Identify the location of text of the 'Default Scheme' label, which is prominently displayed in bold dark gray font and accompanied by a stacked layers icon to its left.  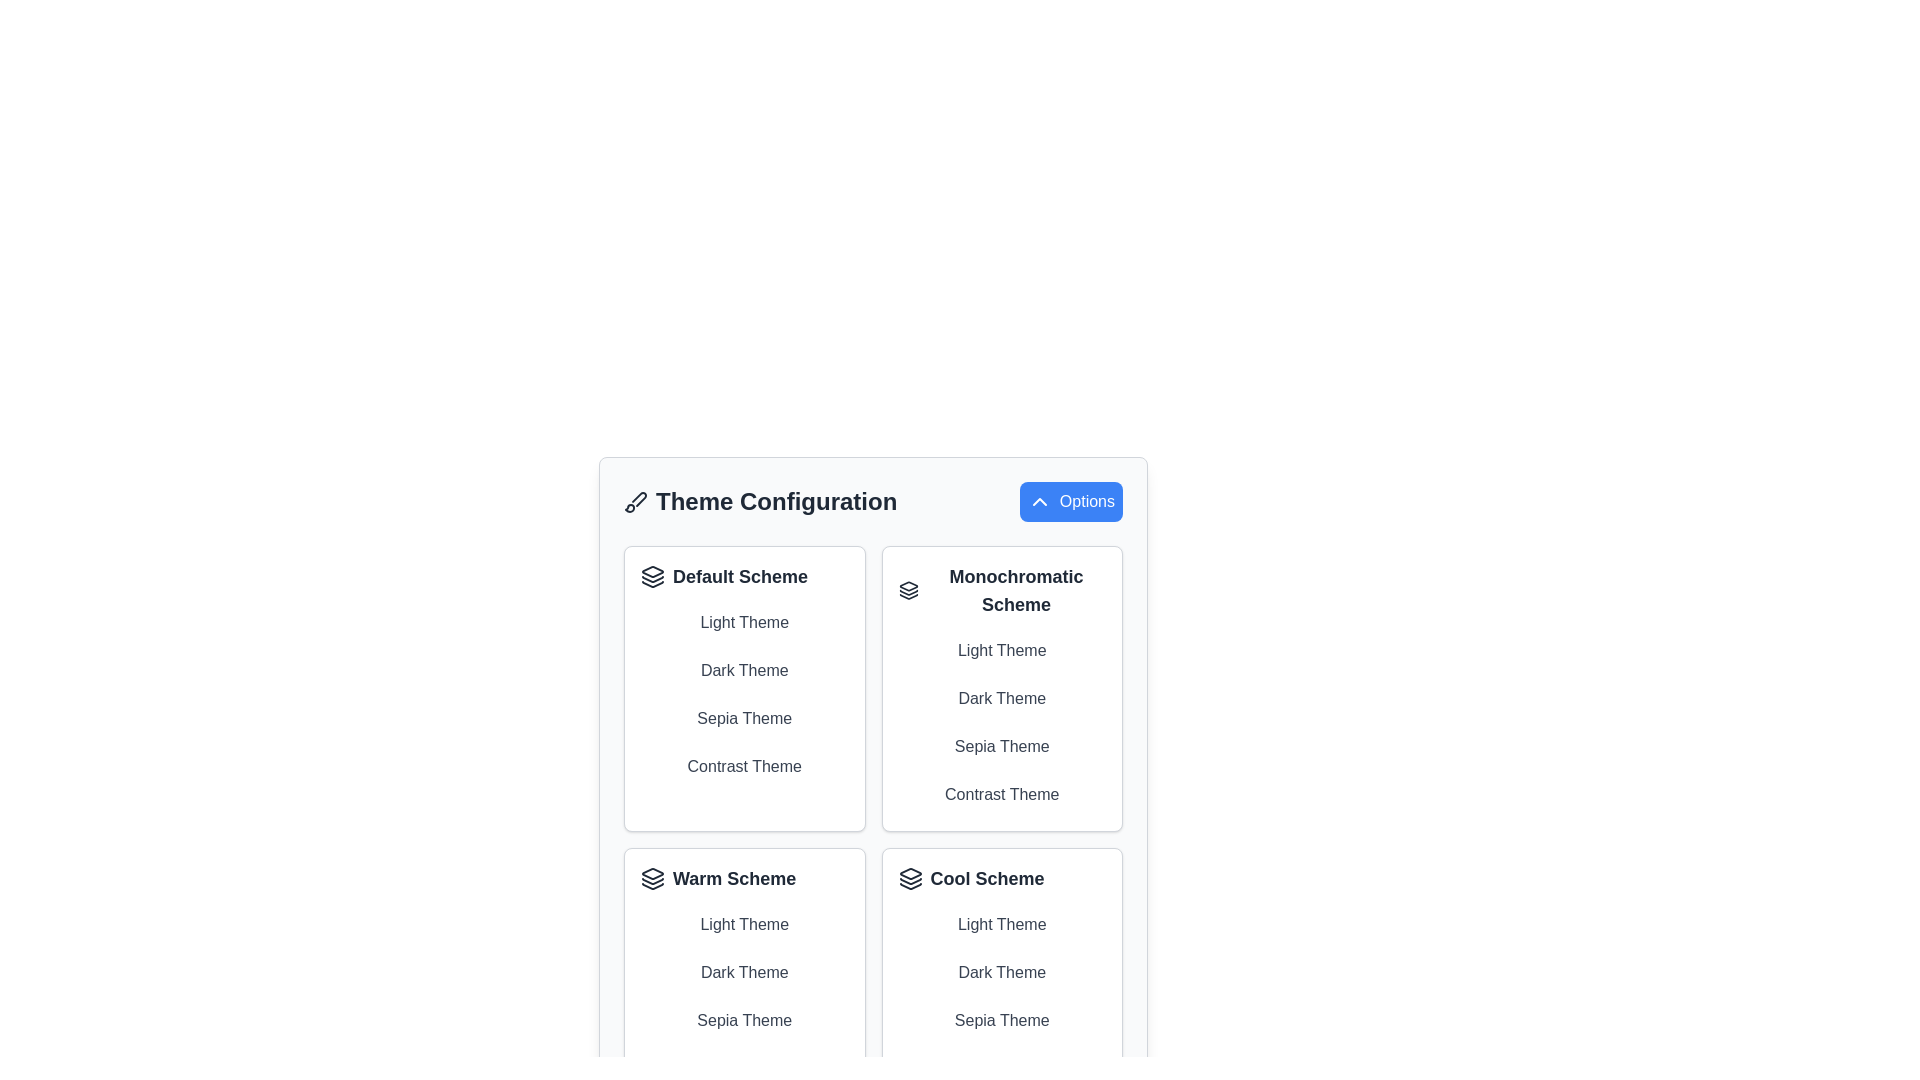
(743, 577).